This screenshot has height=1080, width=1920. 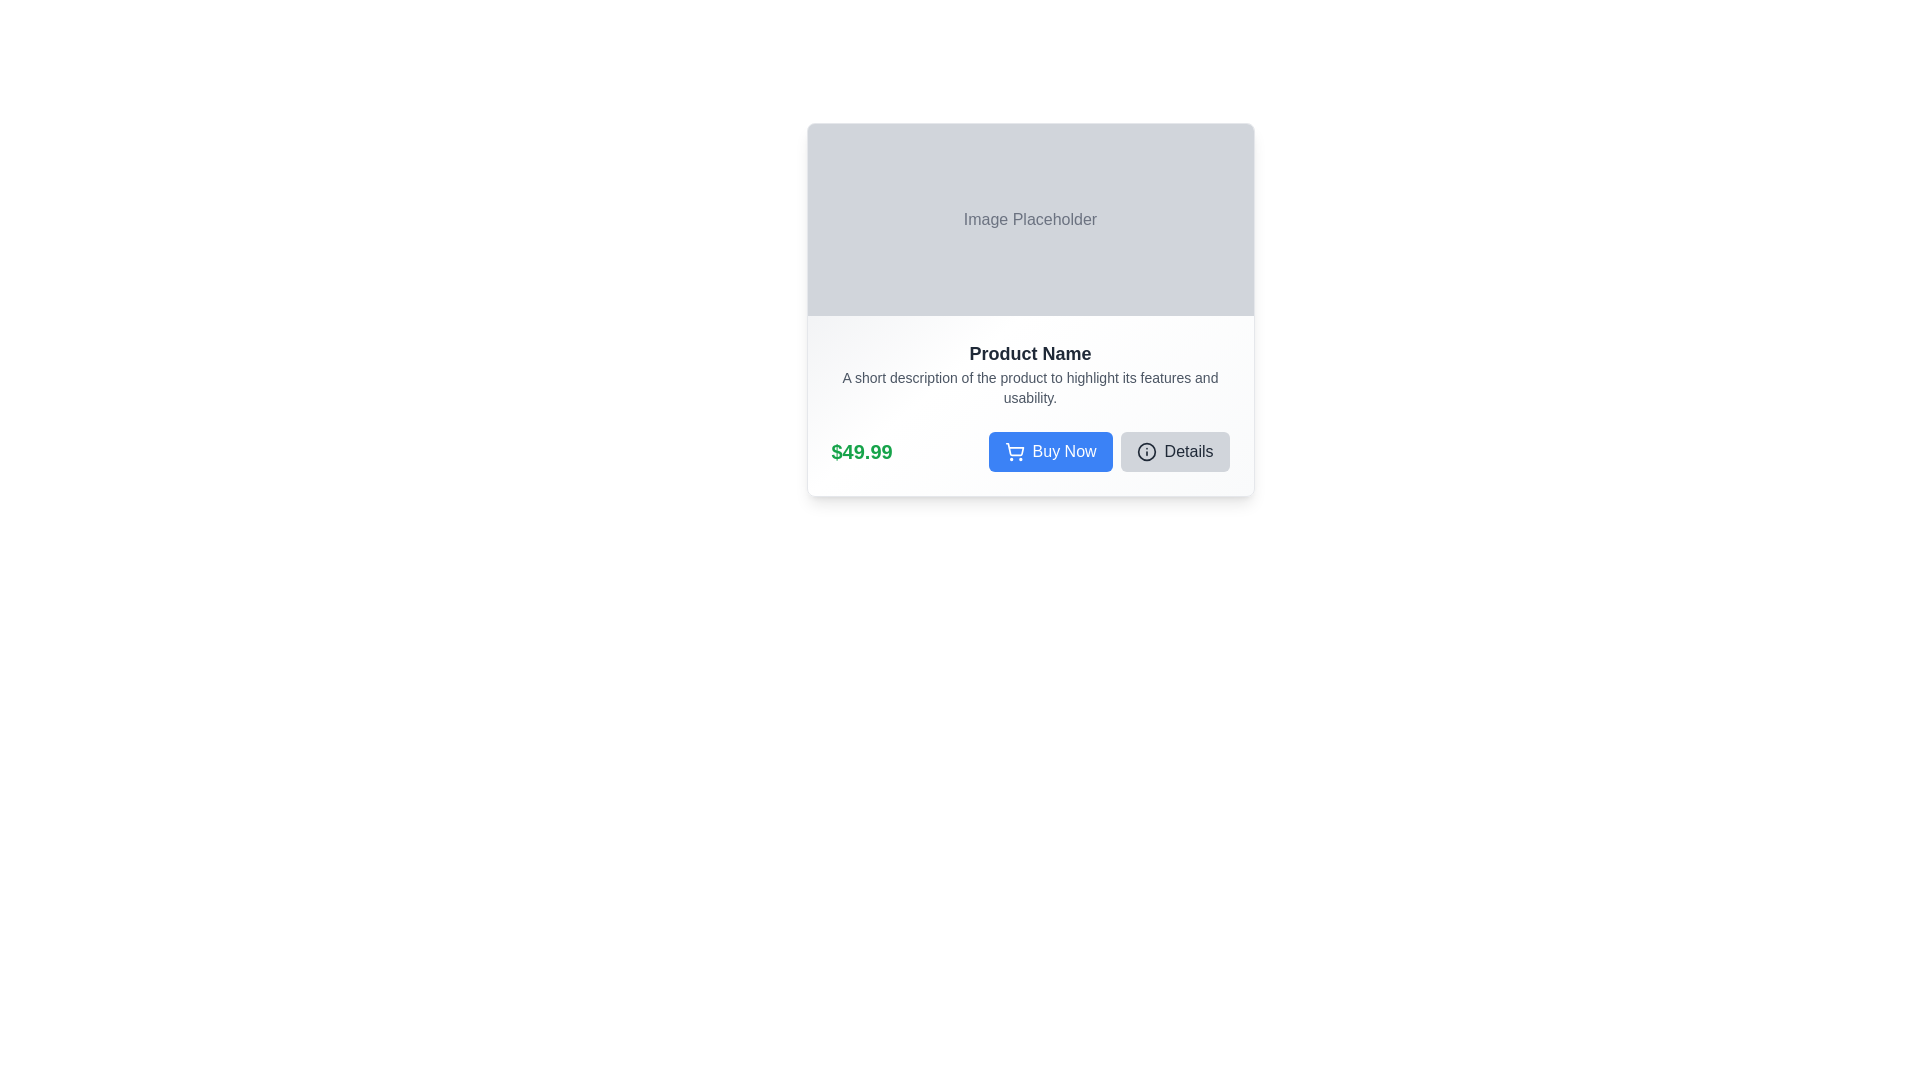 I want to click on the information icon, which is a circular icon with an 'i' inside, located to the left of the 'Details' label on the button in the lower right of the product information card, so click(x=1146, y=451).